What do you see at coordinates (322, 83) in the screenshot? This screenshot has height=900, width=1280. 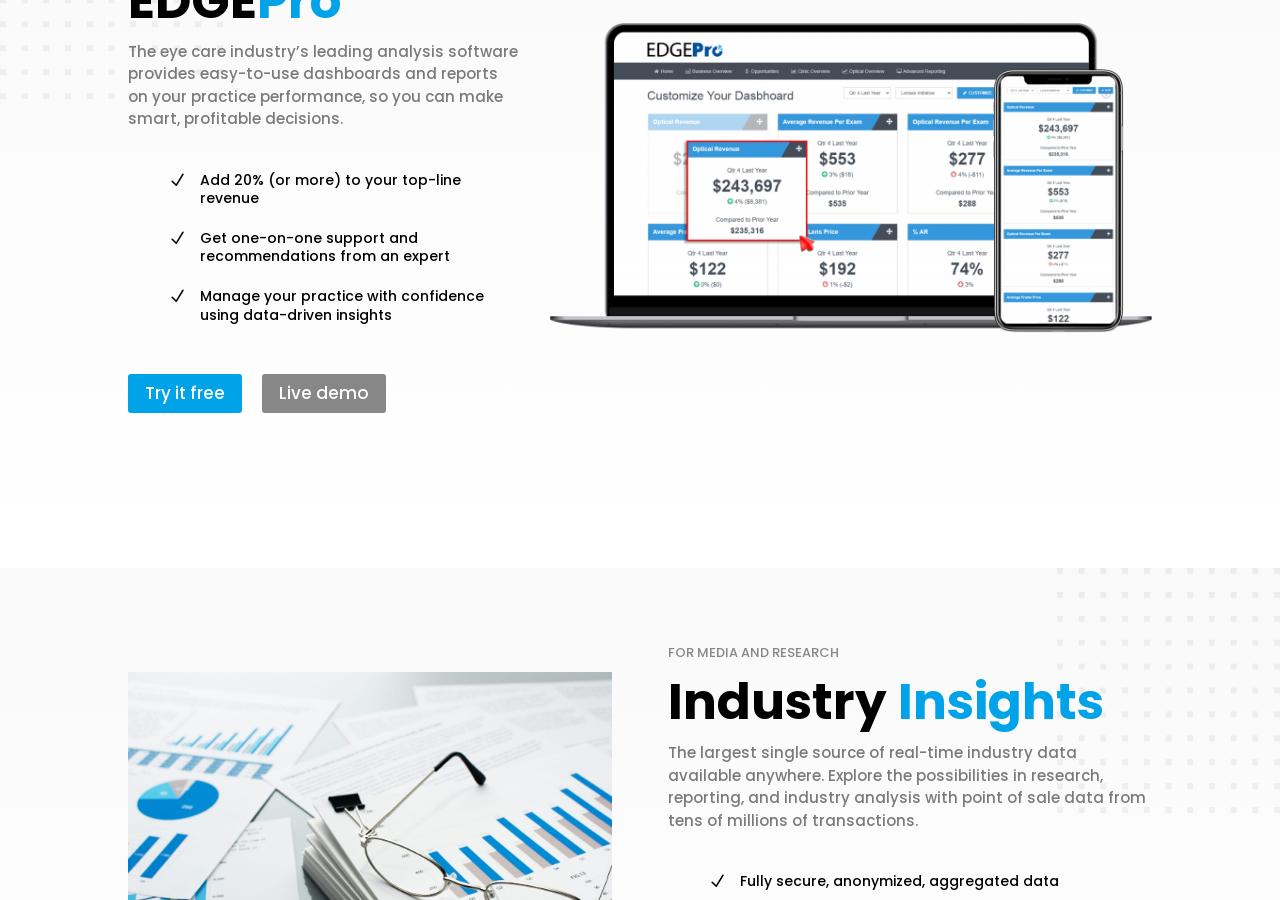 I see `'The eye care industry’s leading analysis software provides easy-to-use dashboards and reports on your practice performance, so you can make smart, profitable decisions.'` at bounding box center [322, 83].